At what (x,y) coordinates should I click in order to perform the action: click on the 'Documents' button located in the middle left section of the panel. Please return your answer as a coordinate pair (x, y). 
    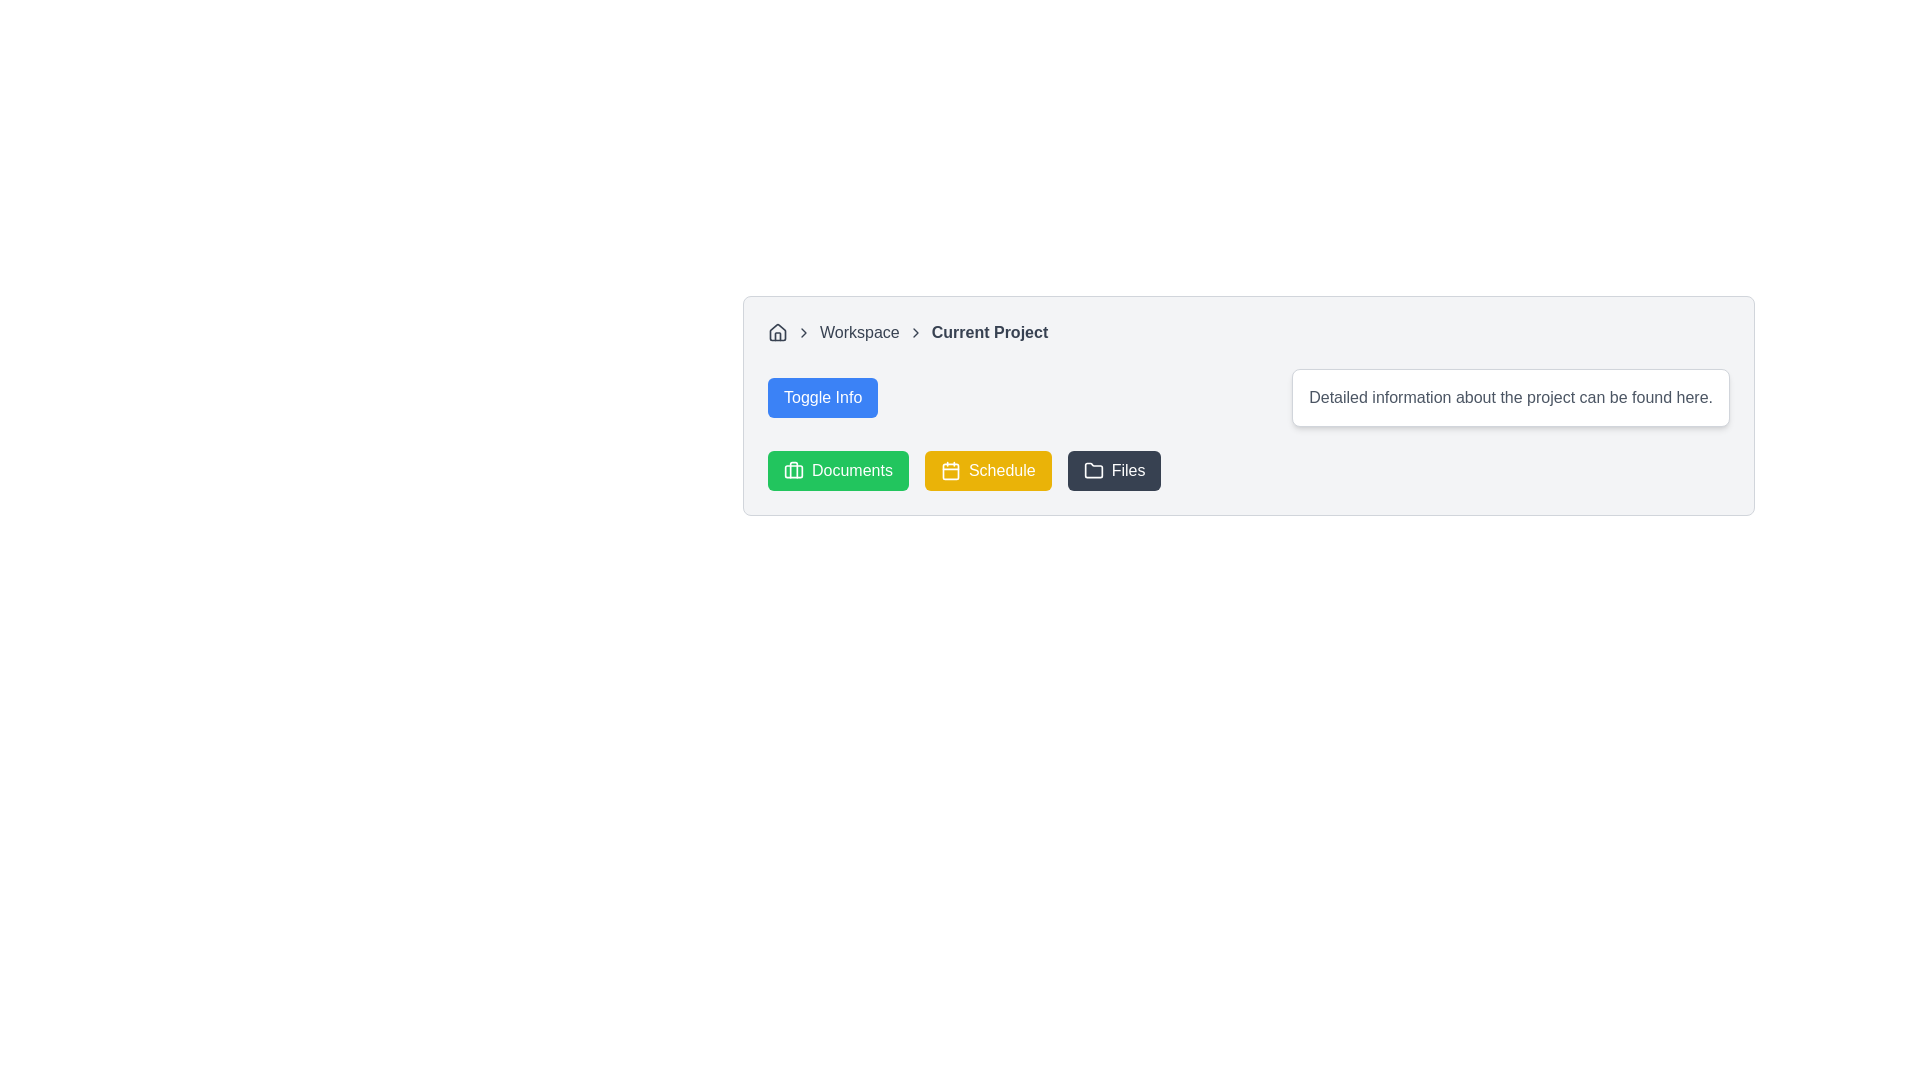
    Looking at the image, I should click on (792, 470).